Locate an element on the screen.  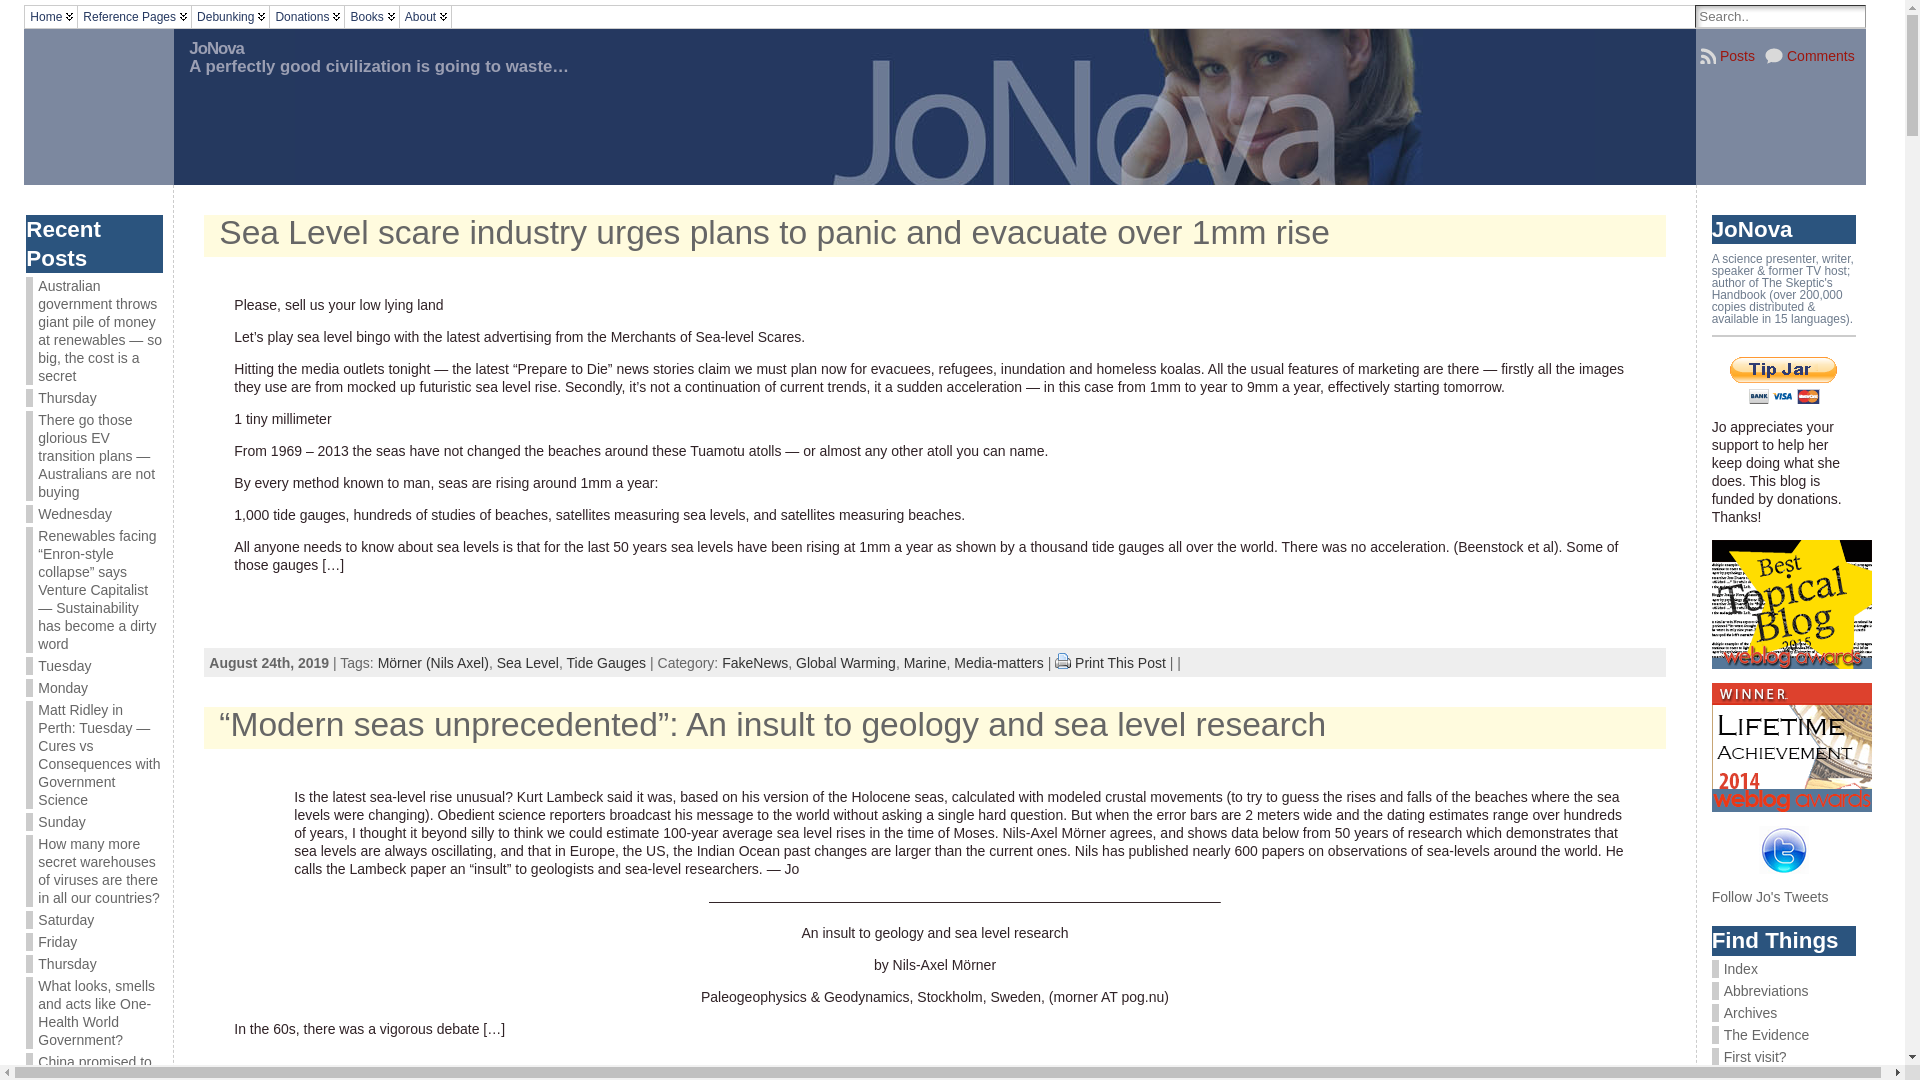
'Sunday' is located at coordinates (61, 821).